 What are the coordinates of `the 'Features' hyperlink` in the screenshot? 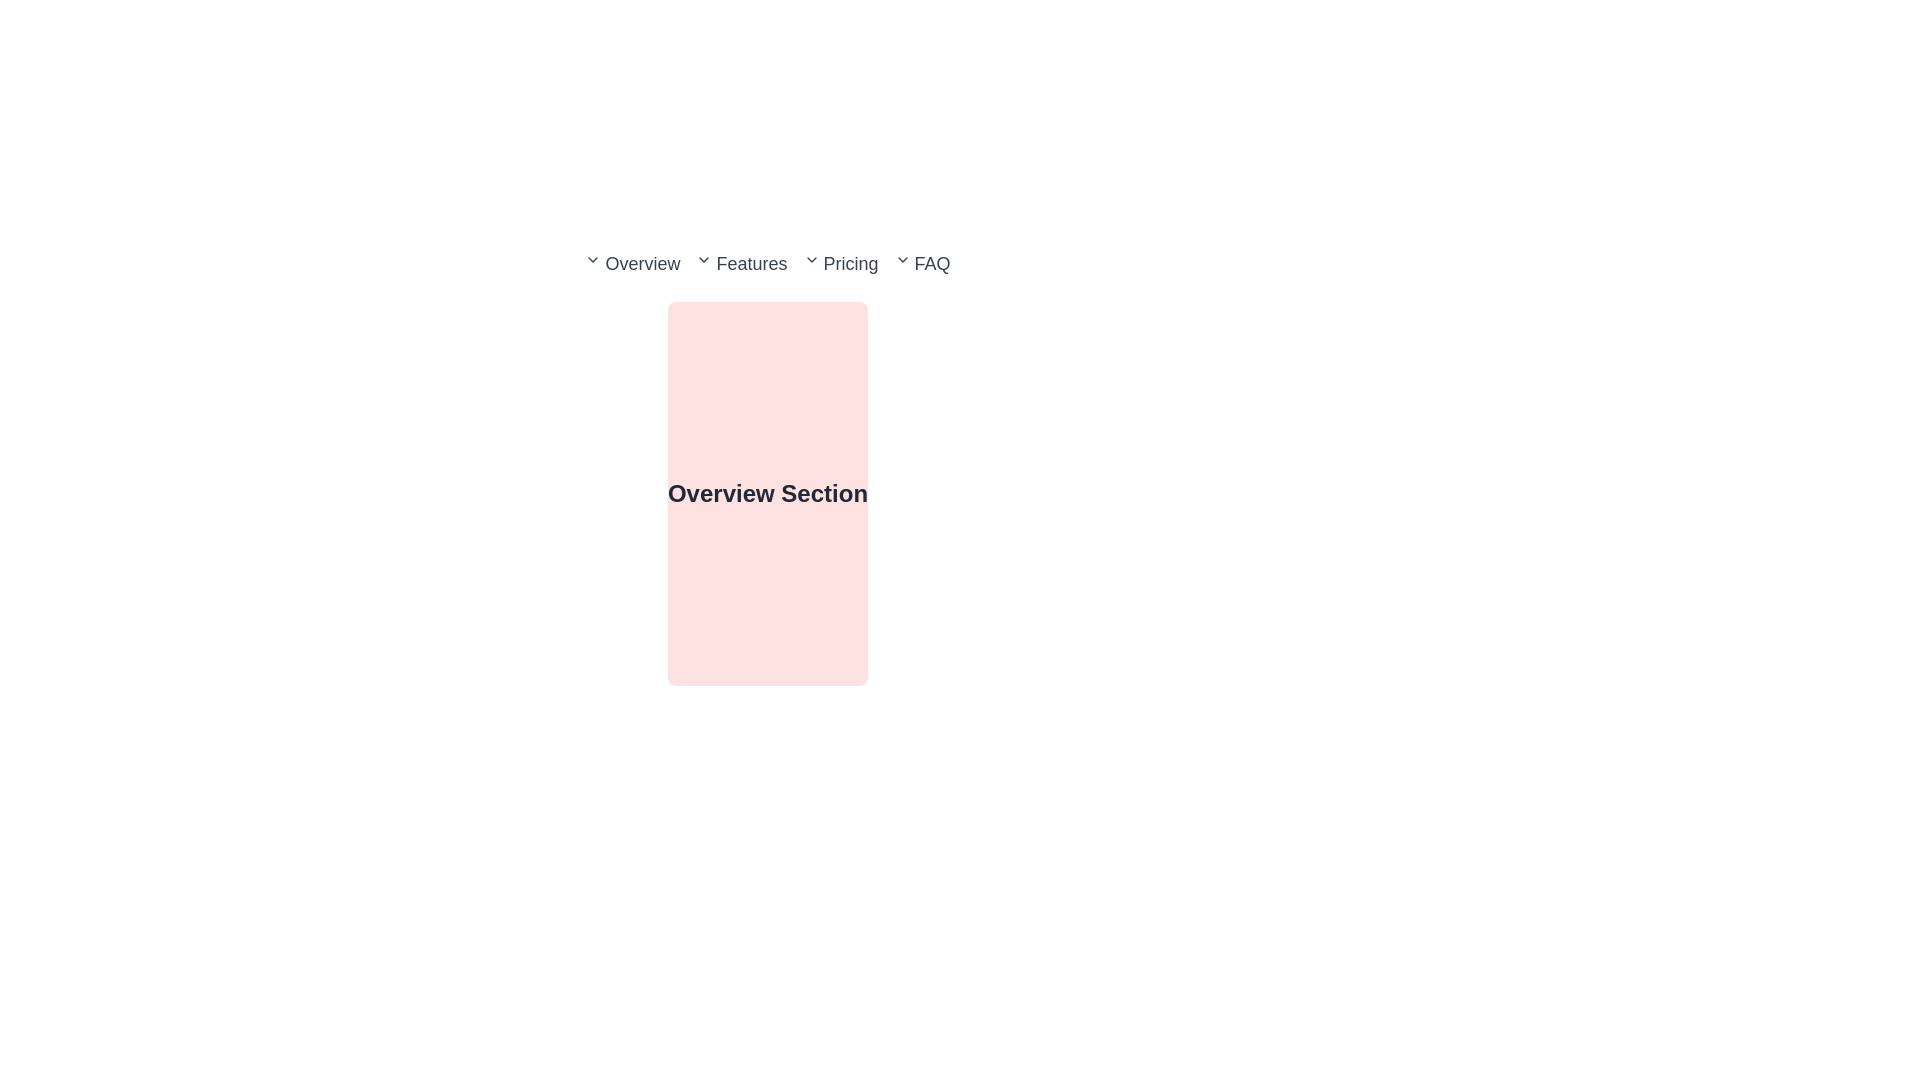 It's located at (740, 262).